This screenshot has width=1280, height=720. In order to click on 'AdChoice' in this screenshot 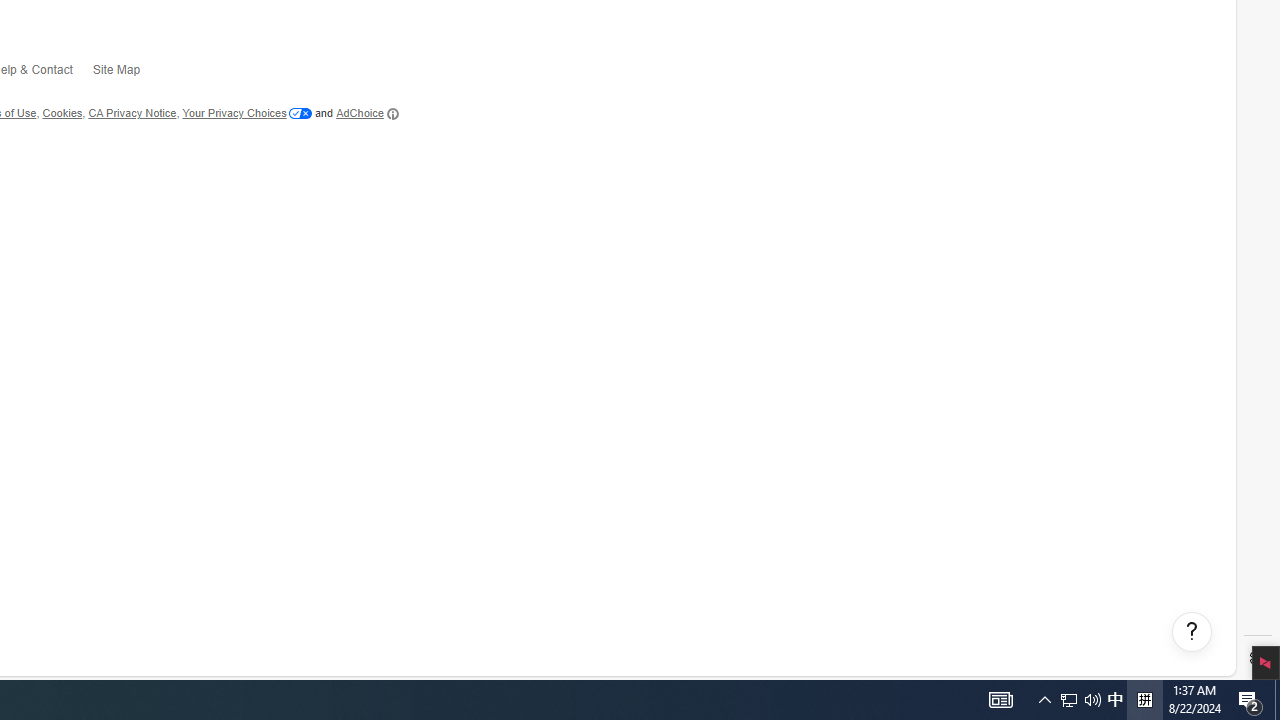, I will do `click(367, 113)`.